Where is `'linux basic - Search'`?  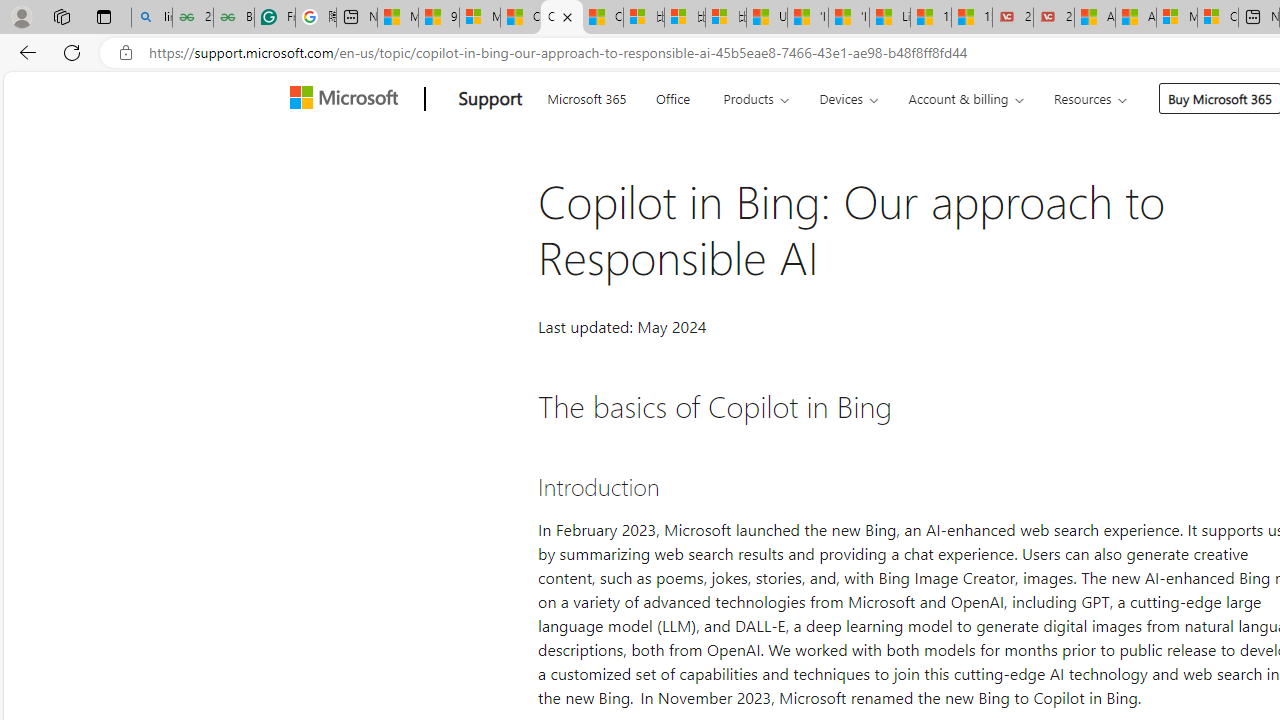
'linux basic - Search' is located at coordinates (150, 17).